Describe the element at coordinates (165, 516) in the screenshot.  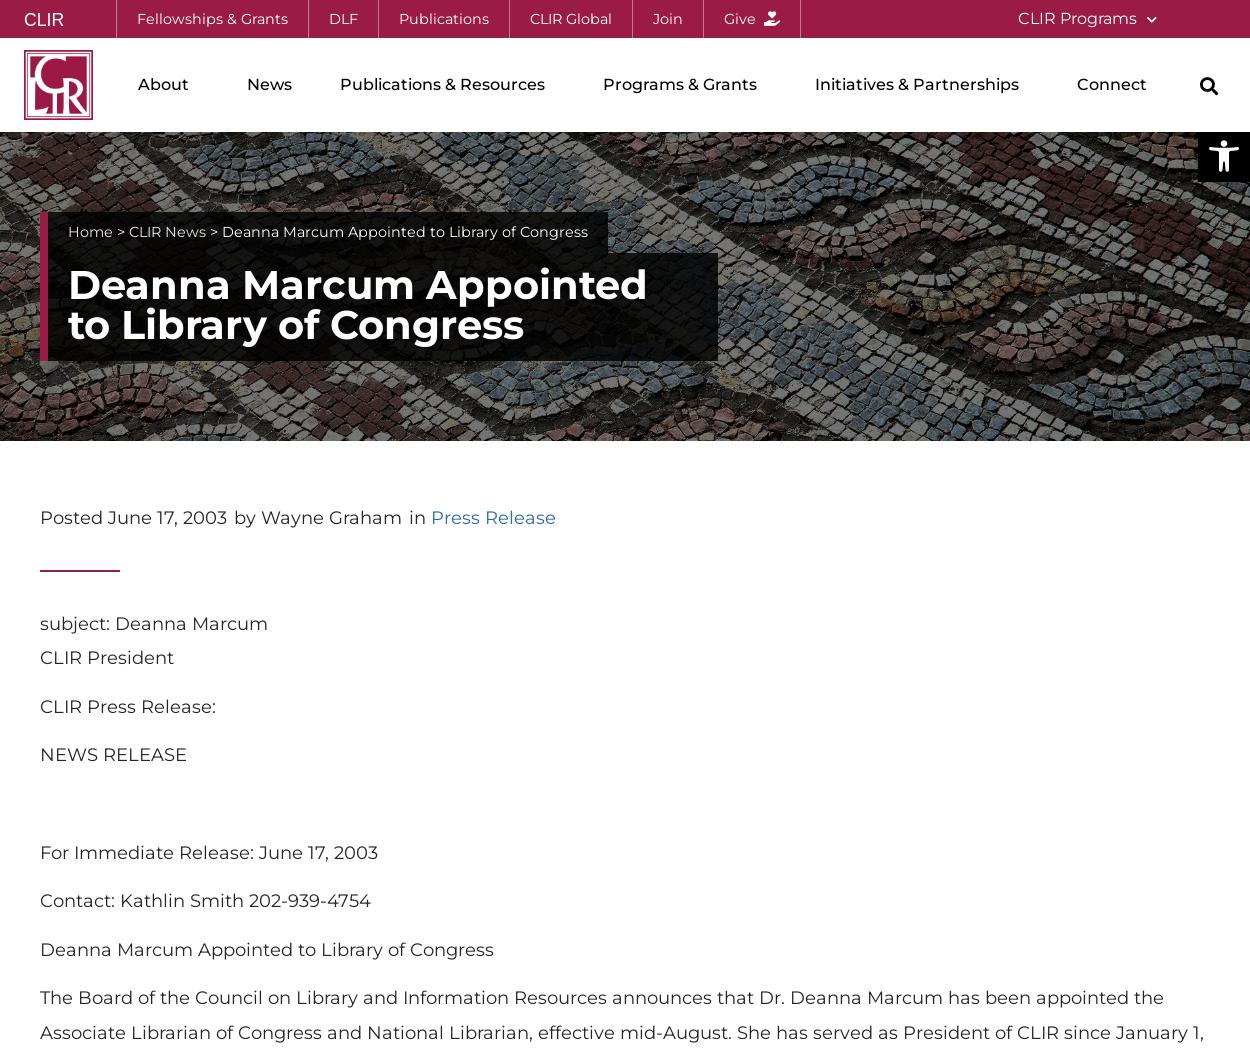
I see `'June 17, 2003'` at that location.